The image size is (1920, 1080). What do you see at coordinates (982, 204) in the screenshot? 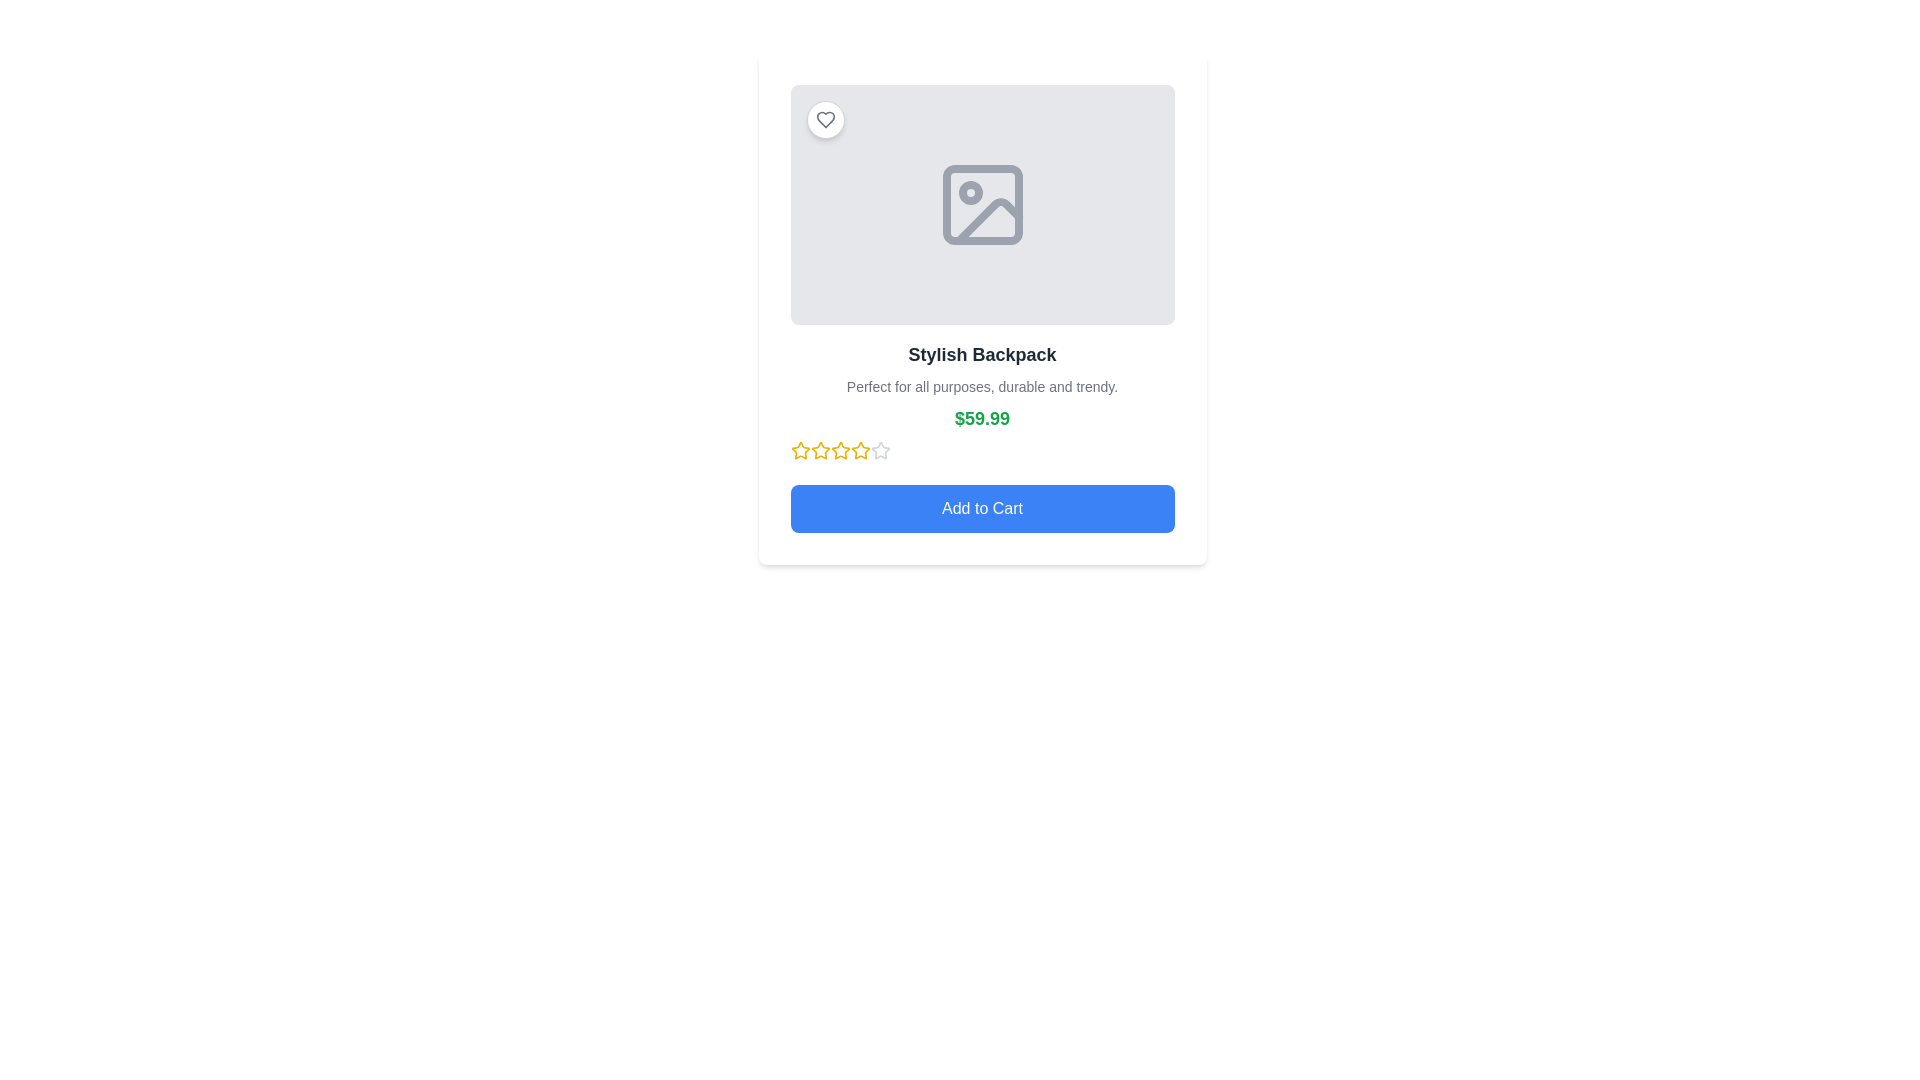
I see `the image placeholder element located at the top of the card layout, which has a light gray background and an image placeholder icon in the center` at bounding box center [982, 204].